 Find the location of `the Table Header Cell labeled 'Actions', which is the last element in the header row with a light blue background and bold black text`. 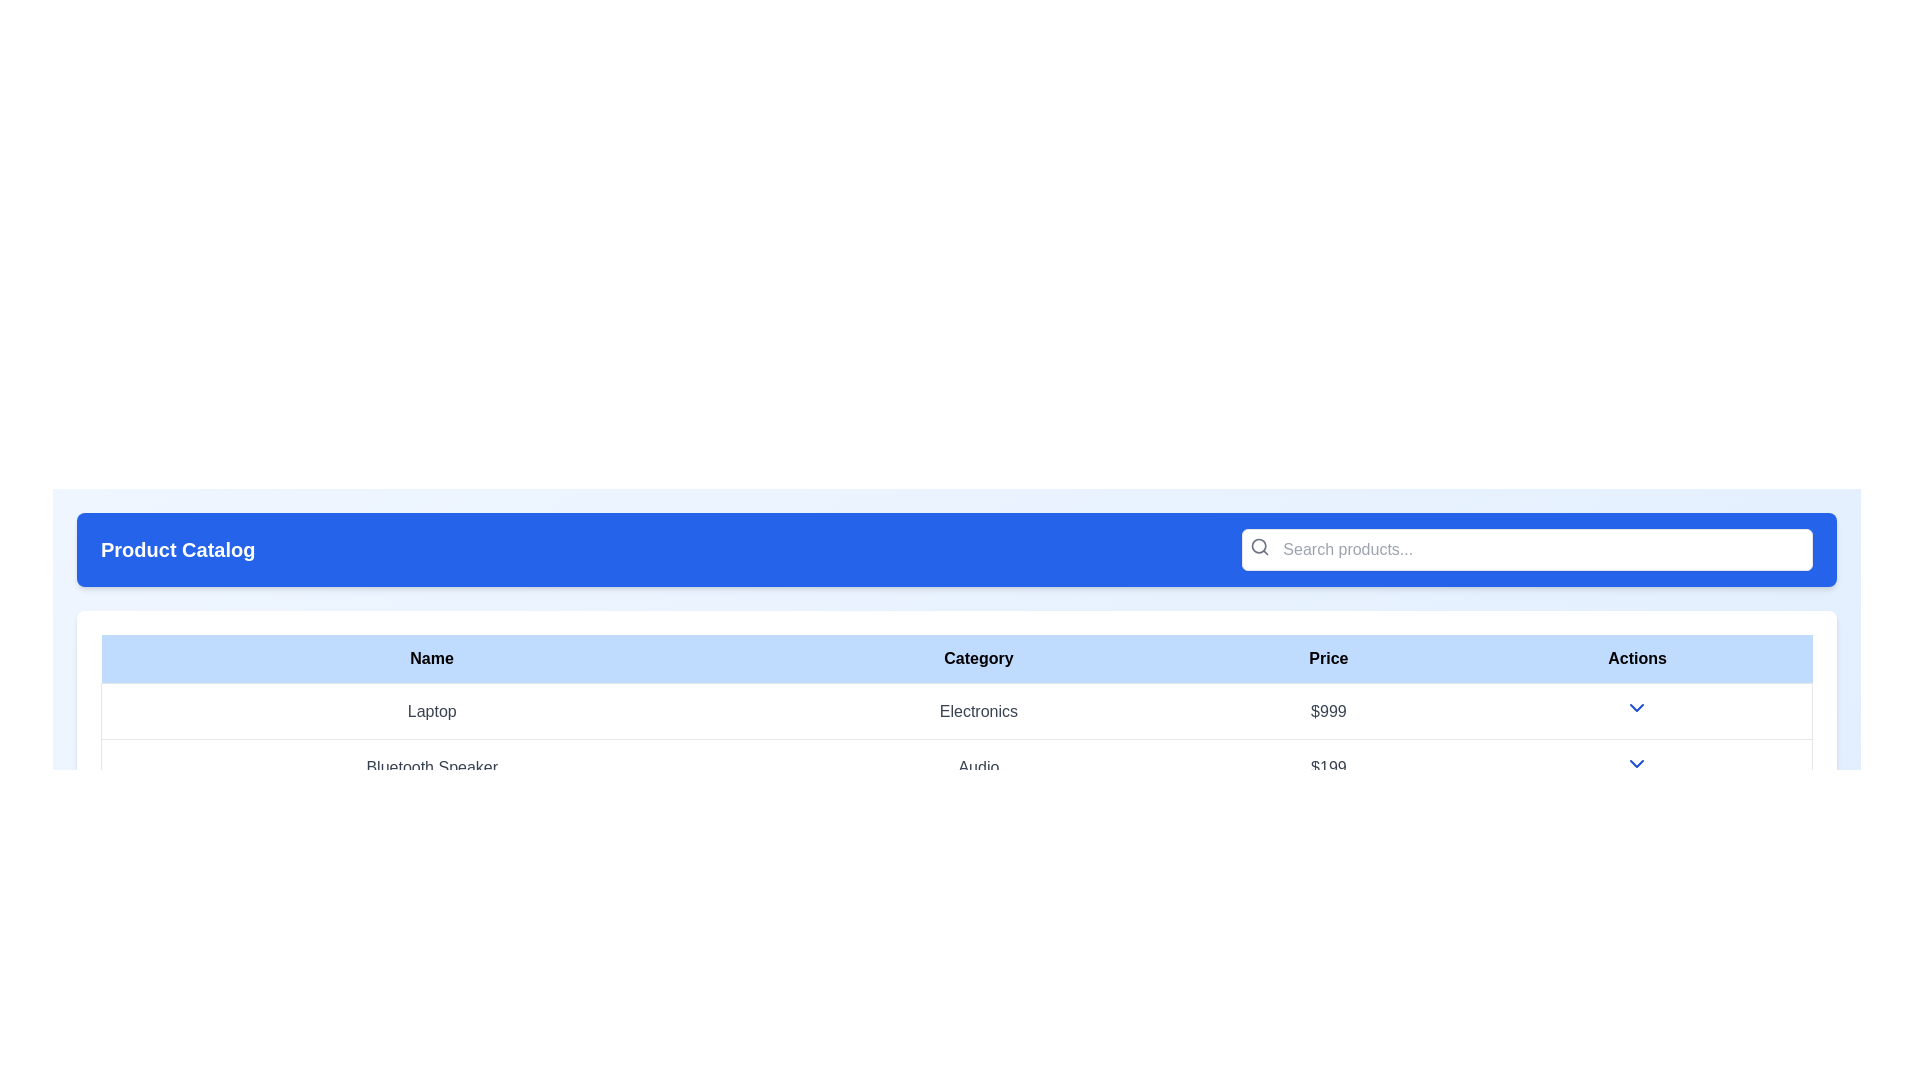

the Table Header Cell labeled 'Actions', which is the last element in the header row with a light blue background and bold black text is located at coordinates (1637, 659).